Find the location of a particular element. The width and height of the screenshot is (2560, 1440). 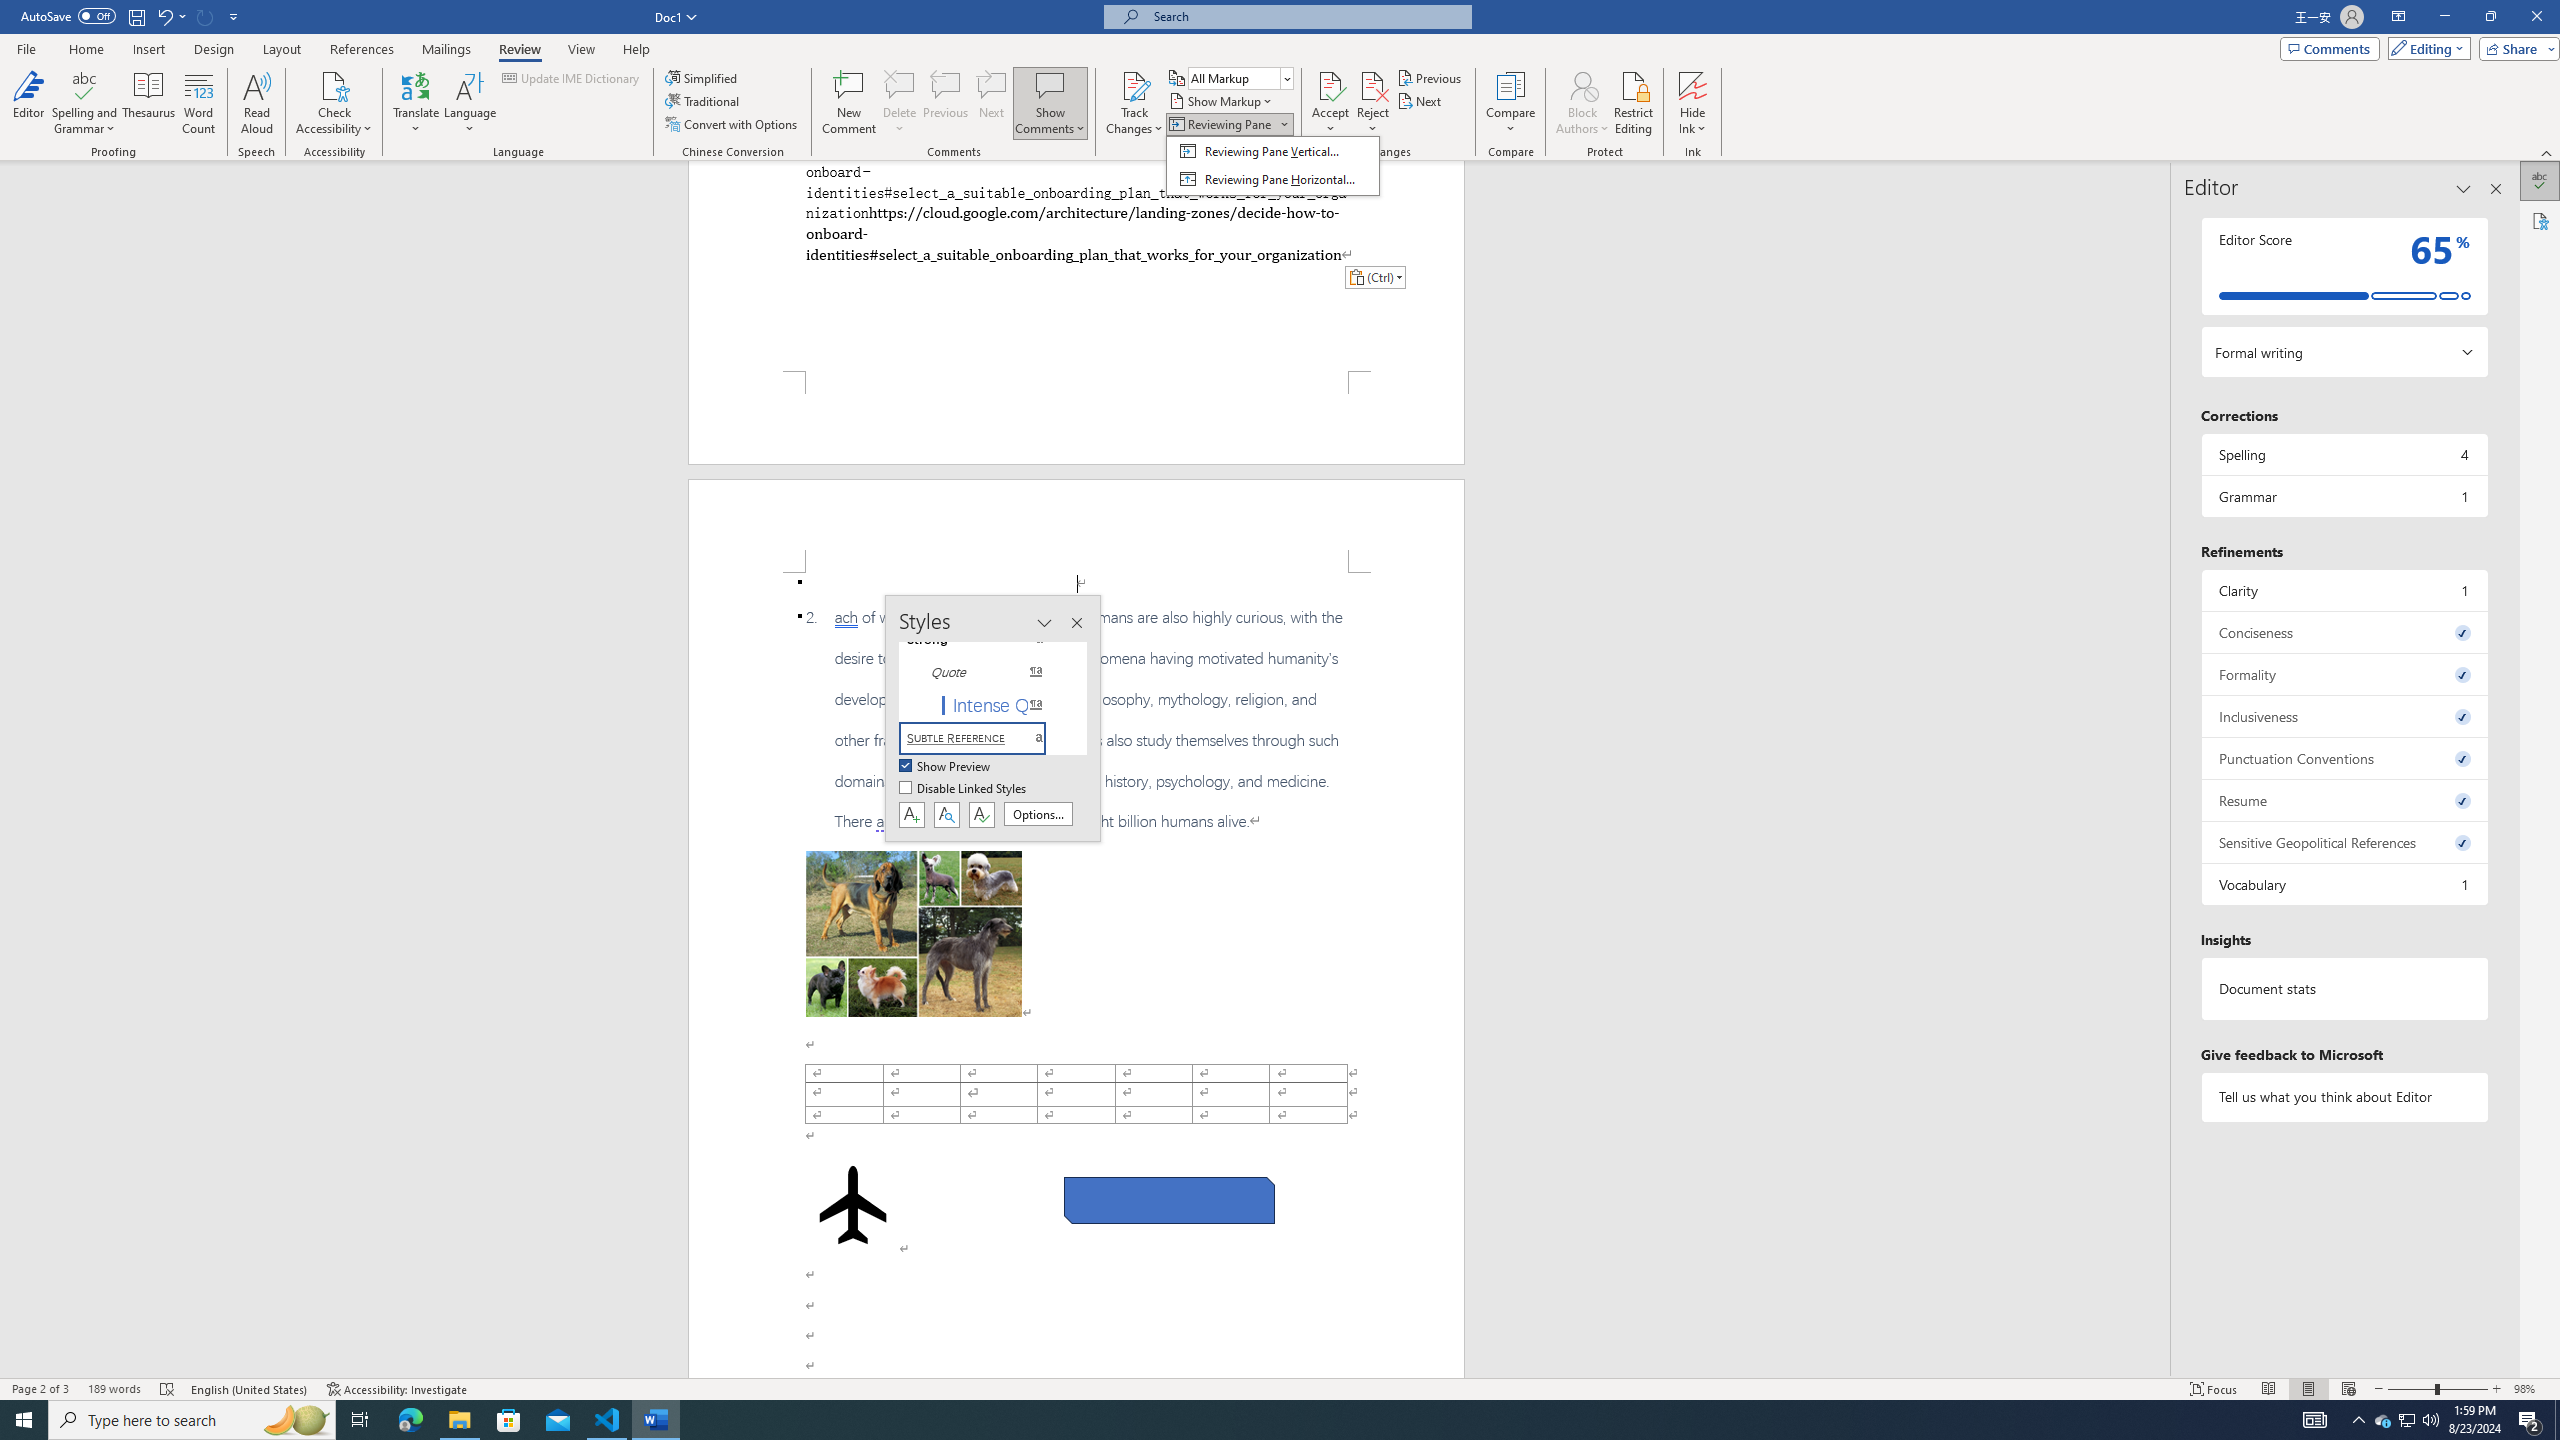

'Translate' is located at coordinates (416, 103).